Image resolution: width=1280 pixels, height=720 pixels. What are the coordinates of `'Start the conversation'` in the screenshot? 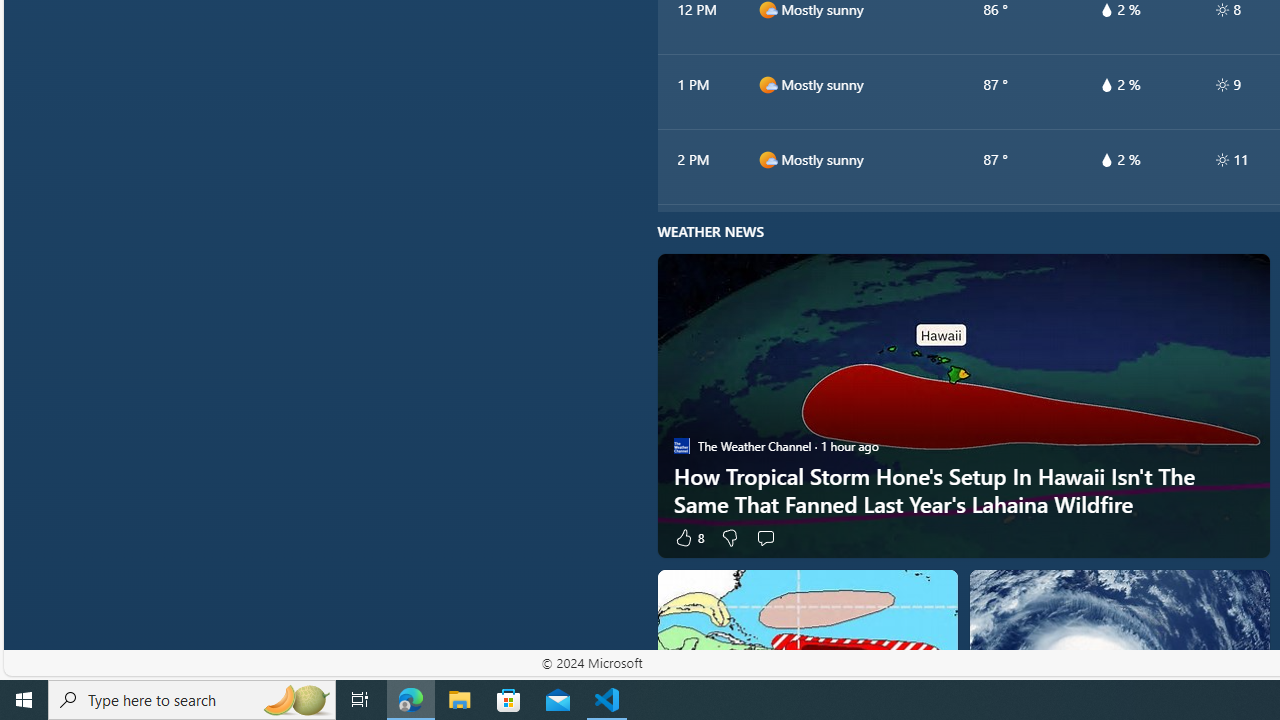 It's located at (764, 536).